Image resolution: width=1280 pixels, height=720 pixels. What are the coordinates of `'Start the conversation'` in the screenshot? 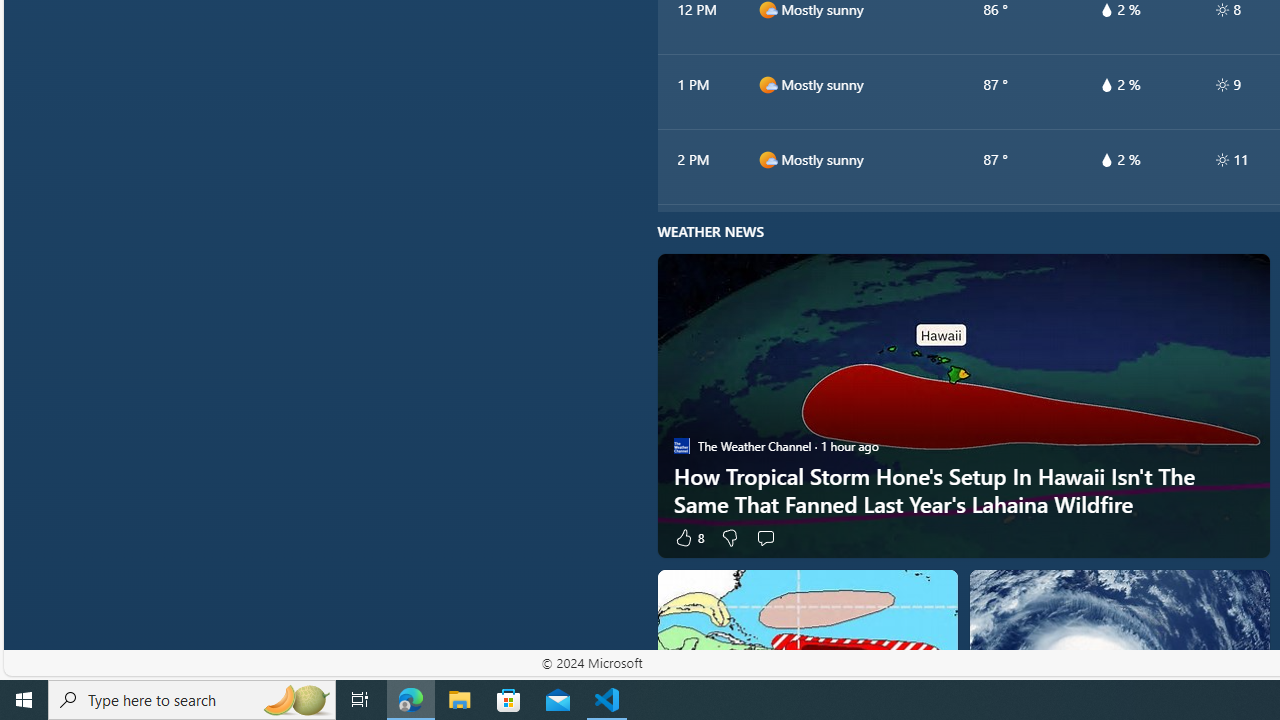 It's located at (764, 536).